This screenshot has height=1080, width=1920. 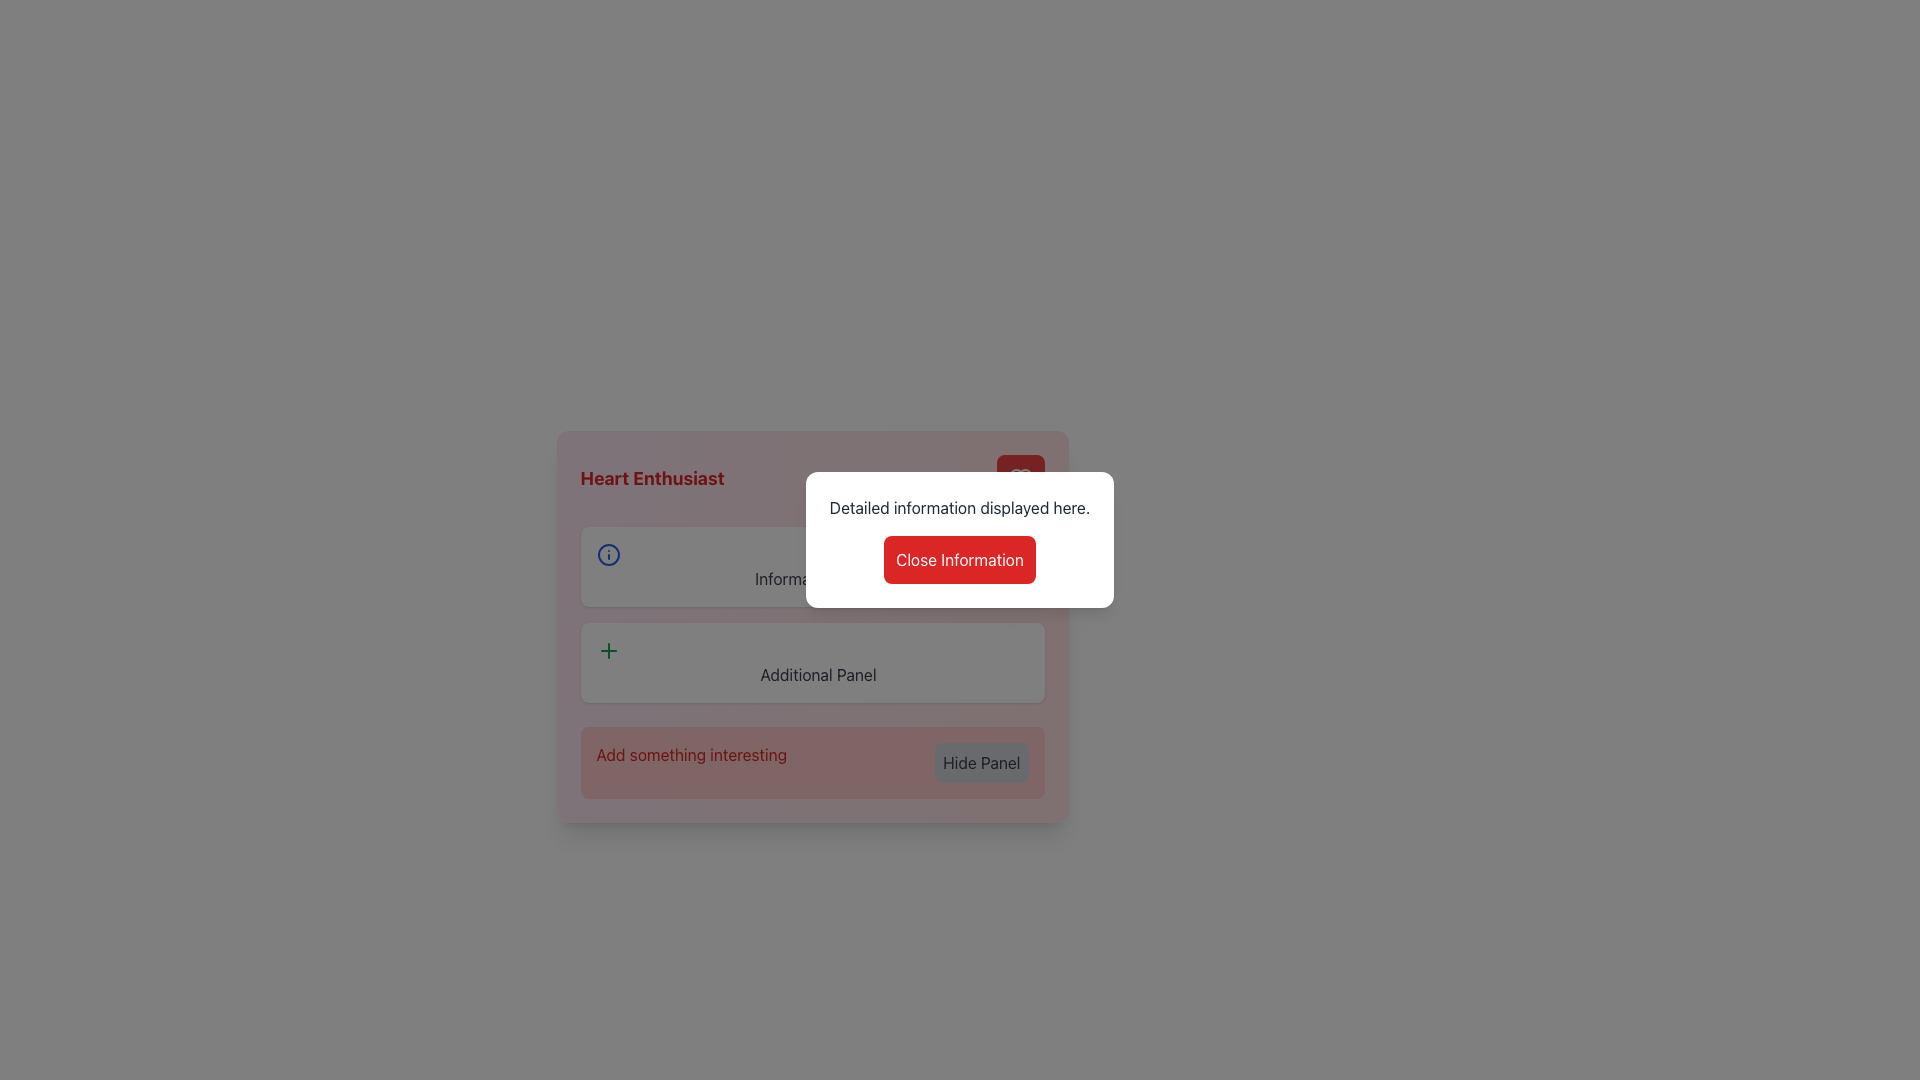 I want to click on the text label 'Heart Enthusiast' which is styled with bold red text and located at the top of a rectangular card UI component, so click(x=812, y=478).